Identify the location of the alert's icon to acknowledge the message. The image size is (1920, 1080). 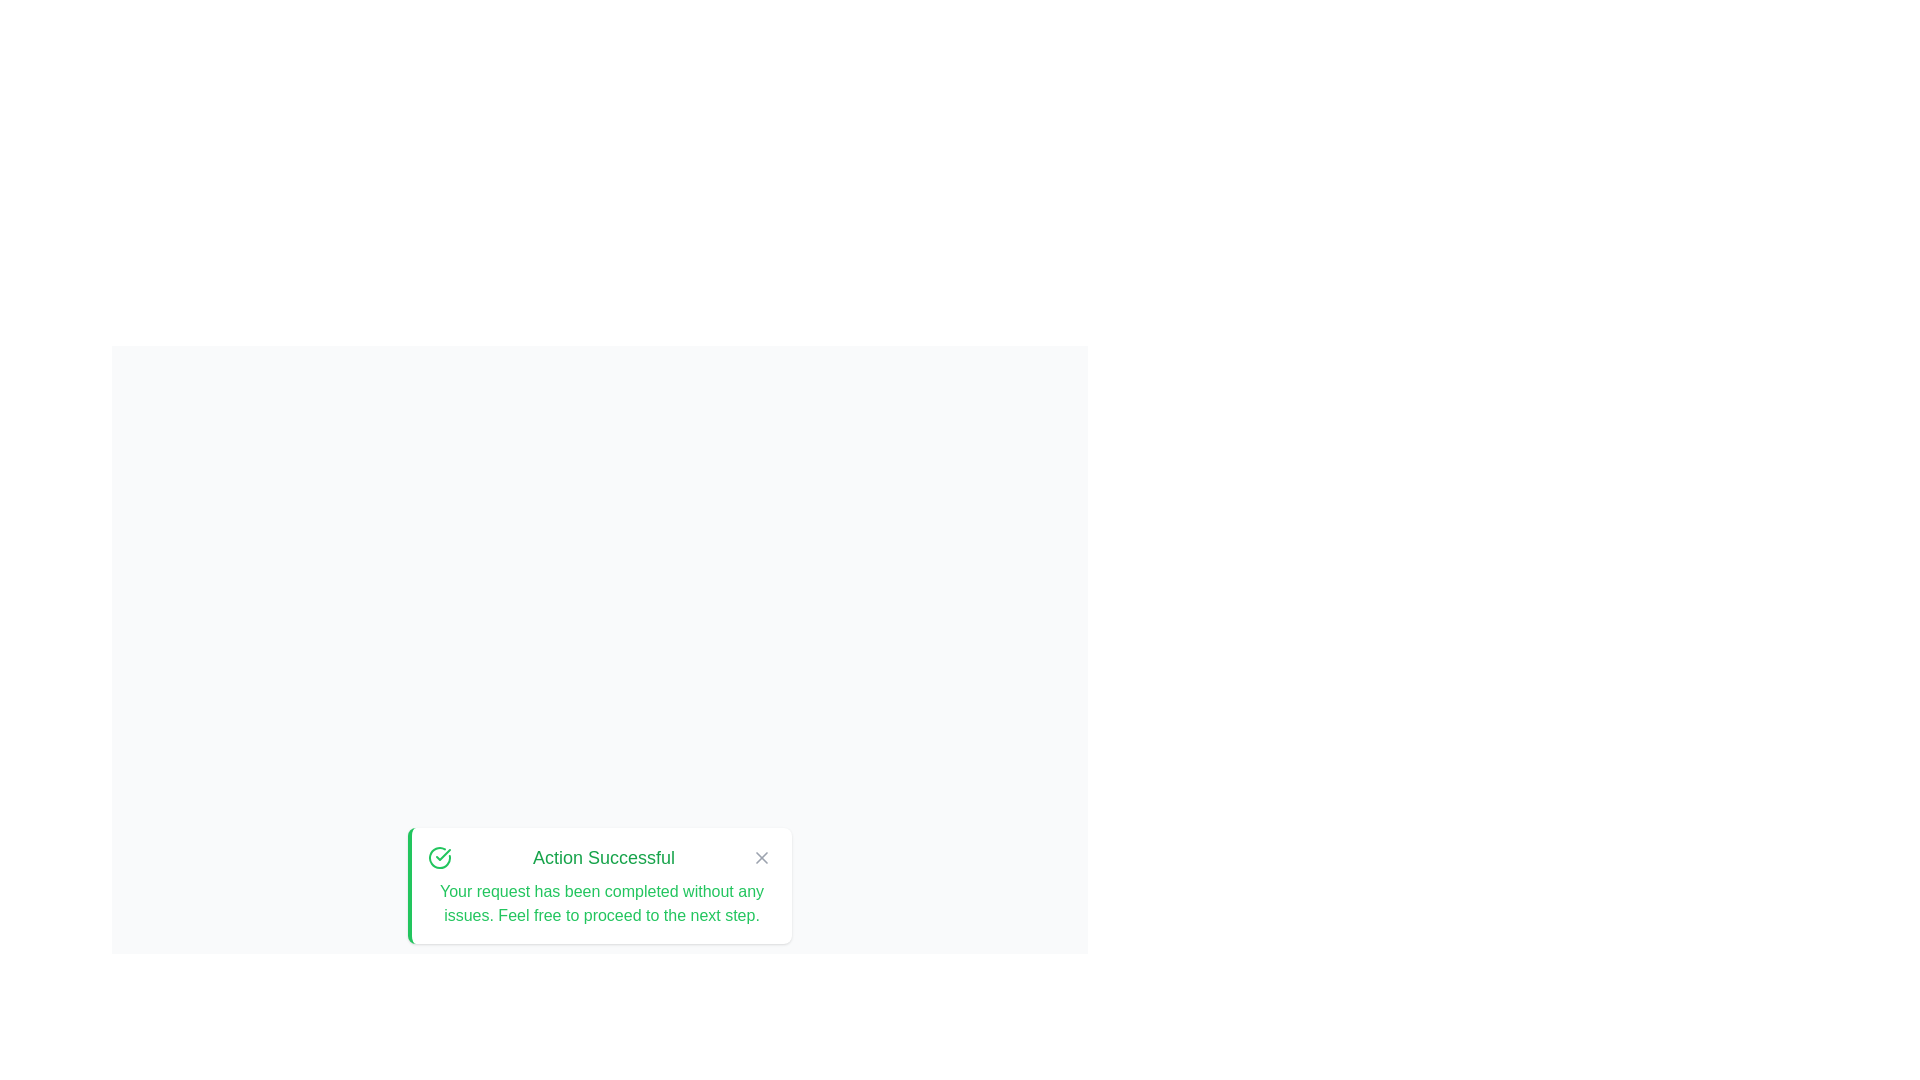
(439, 856).